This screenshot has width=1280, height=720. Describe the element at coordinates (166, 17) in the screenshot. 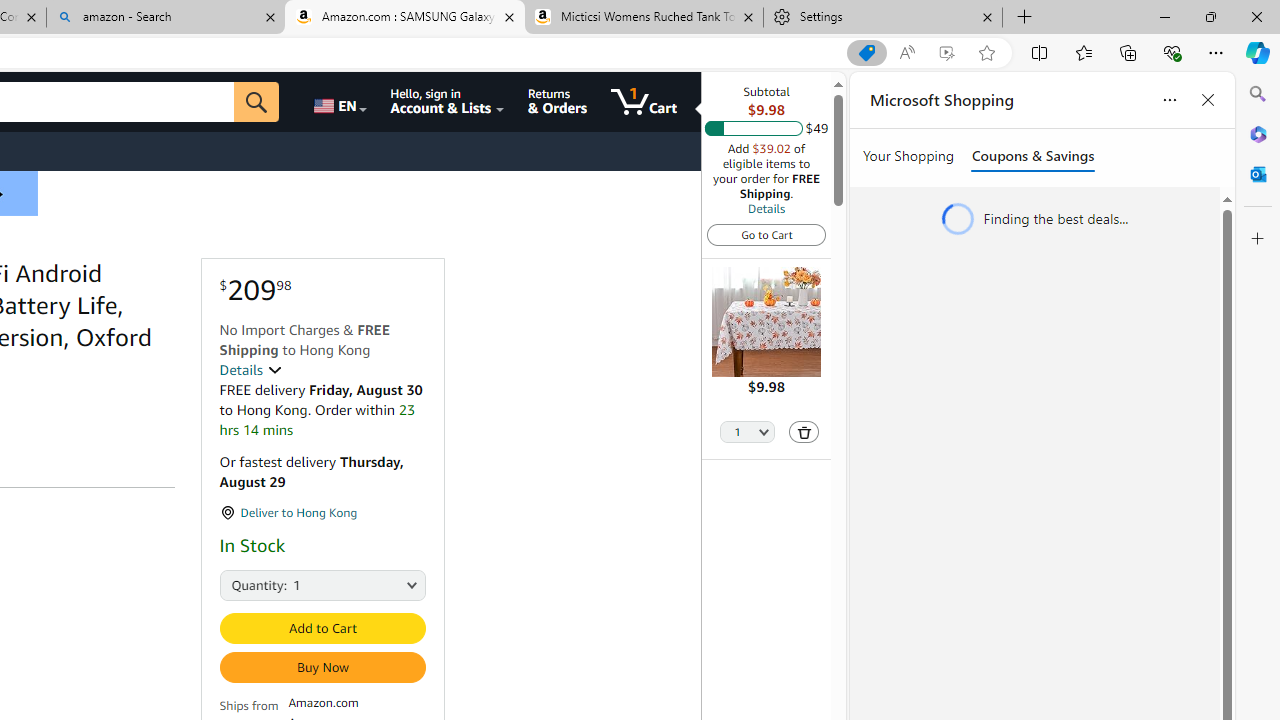

I see `'amazon - Search'` at that location.